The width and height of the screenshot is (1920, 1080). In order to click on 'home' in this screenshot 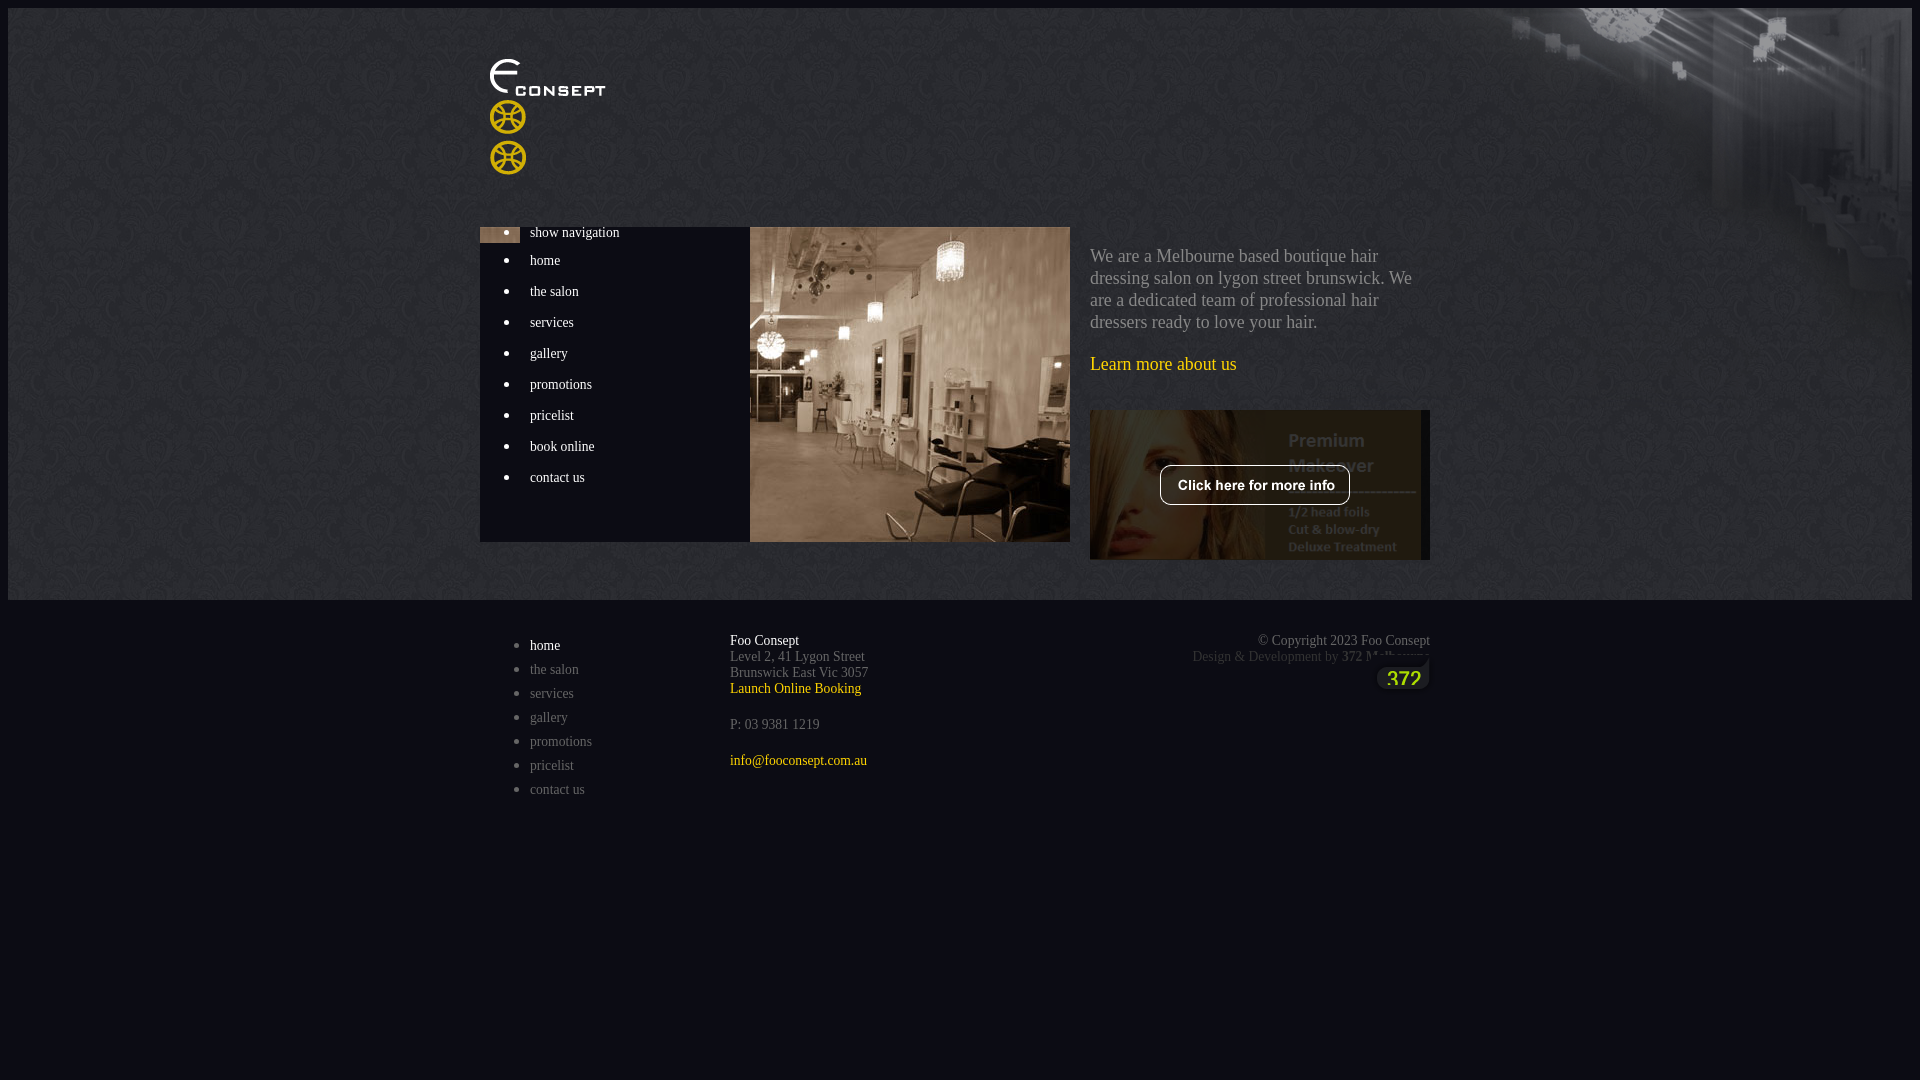, I will do `click(529, 645)`.